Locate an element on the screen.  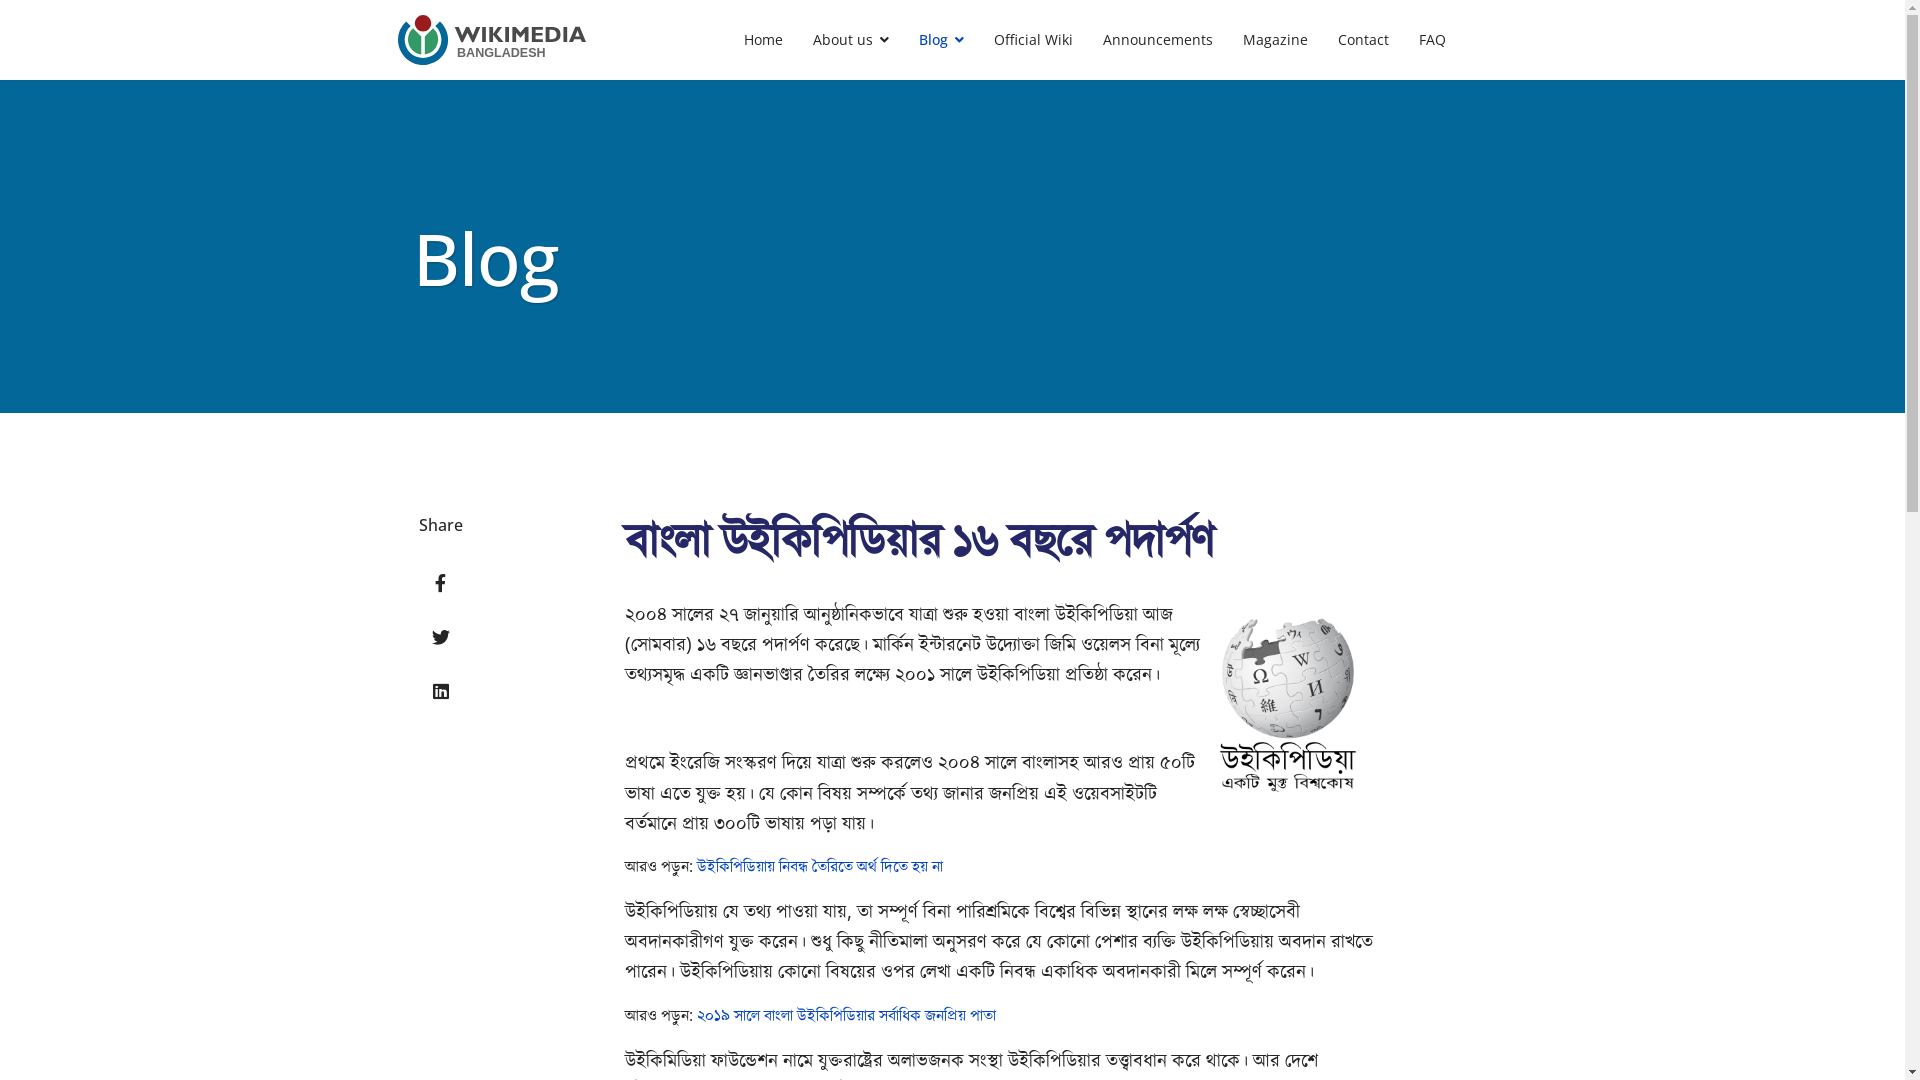
'Twitter' is located at coordinates (440, 636).